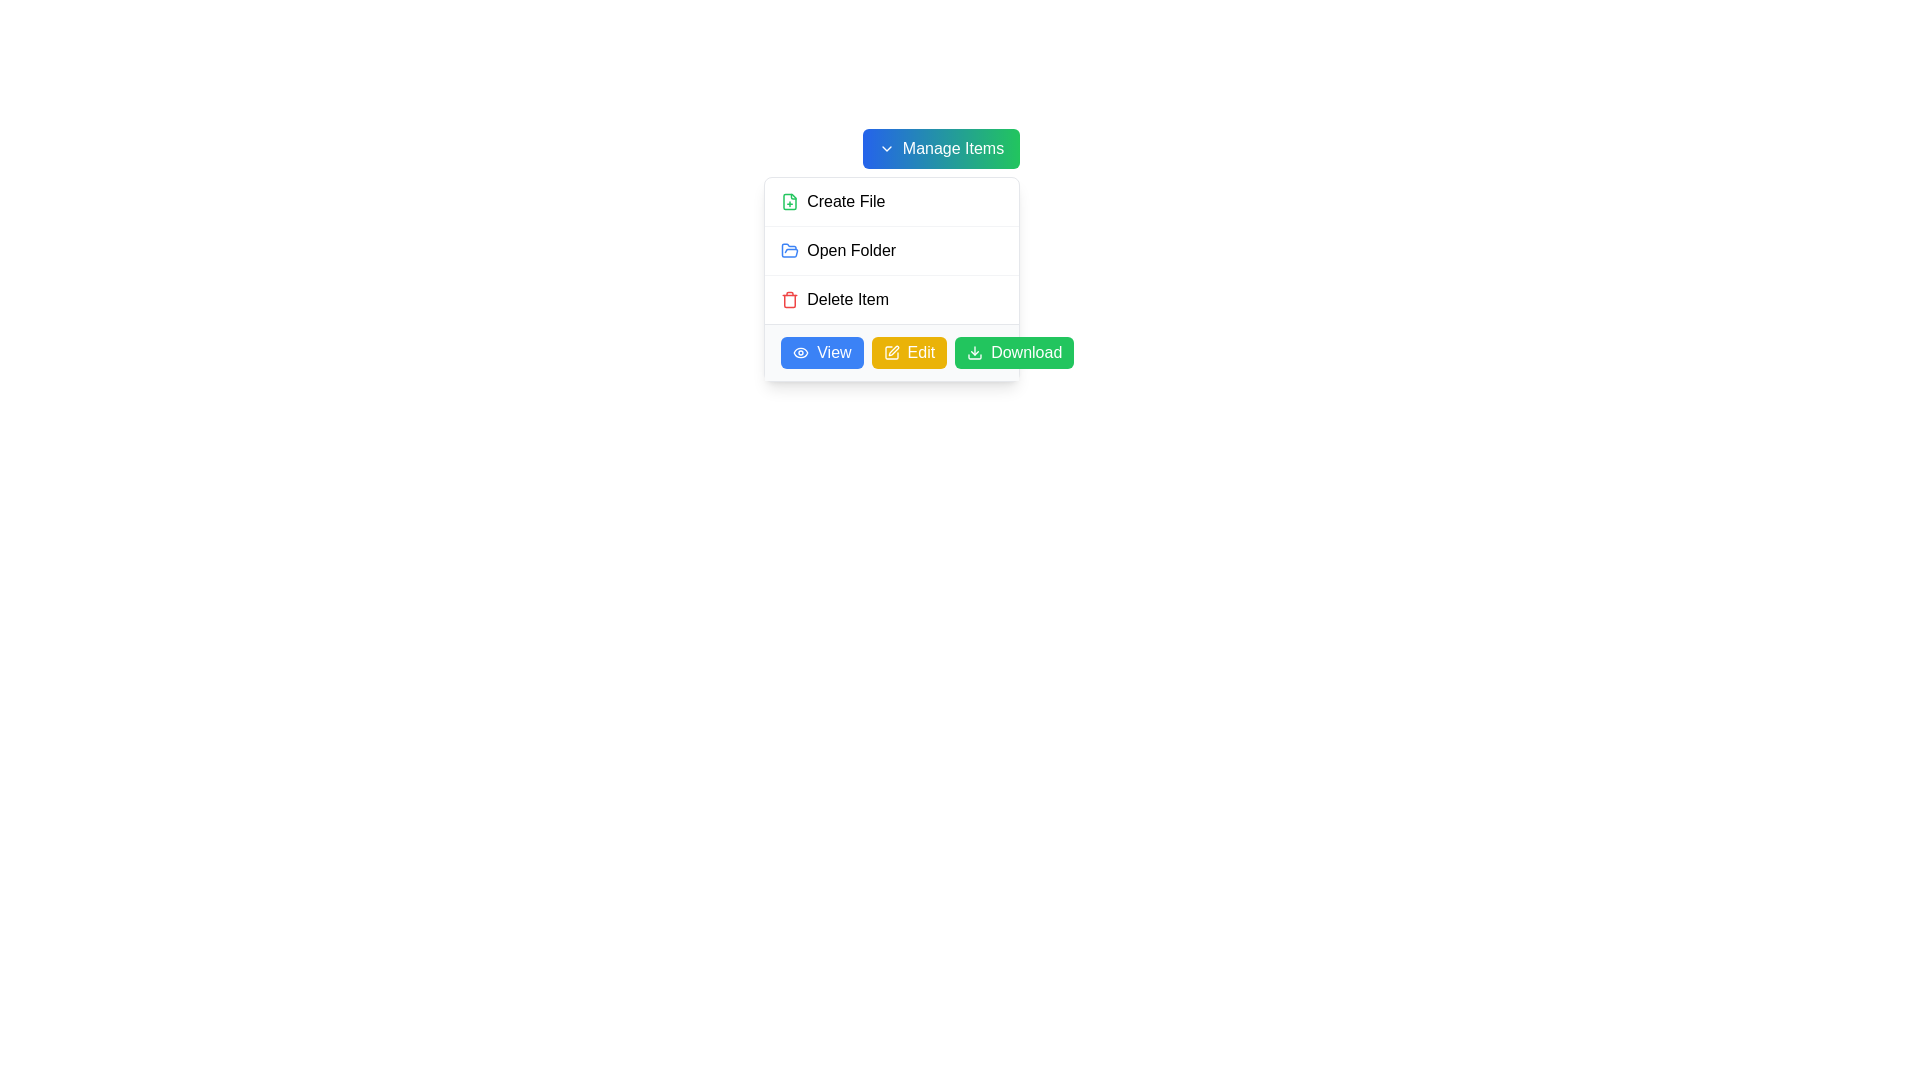 The height and width of the screenshot is (1080, 1920). Describe the element at coordinates (891, 249) in the screenshot. I see `keyboard navigation` at that location.